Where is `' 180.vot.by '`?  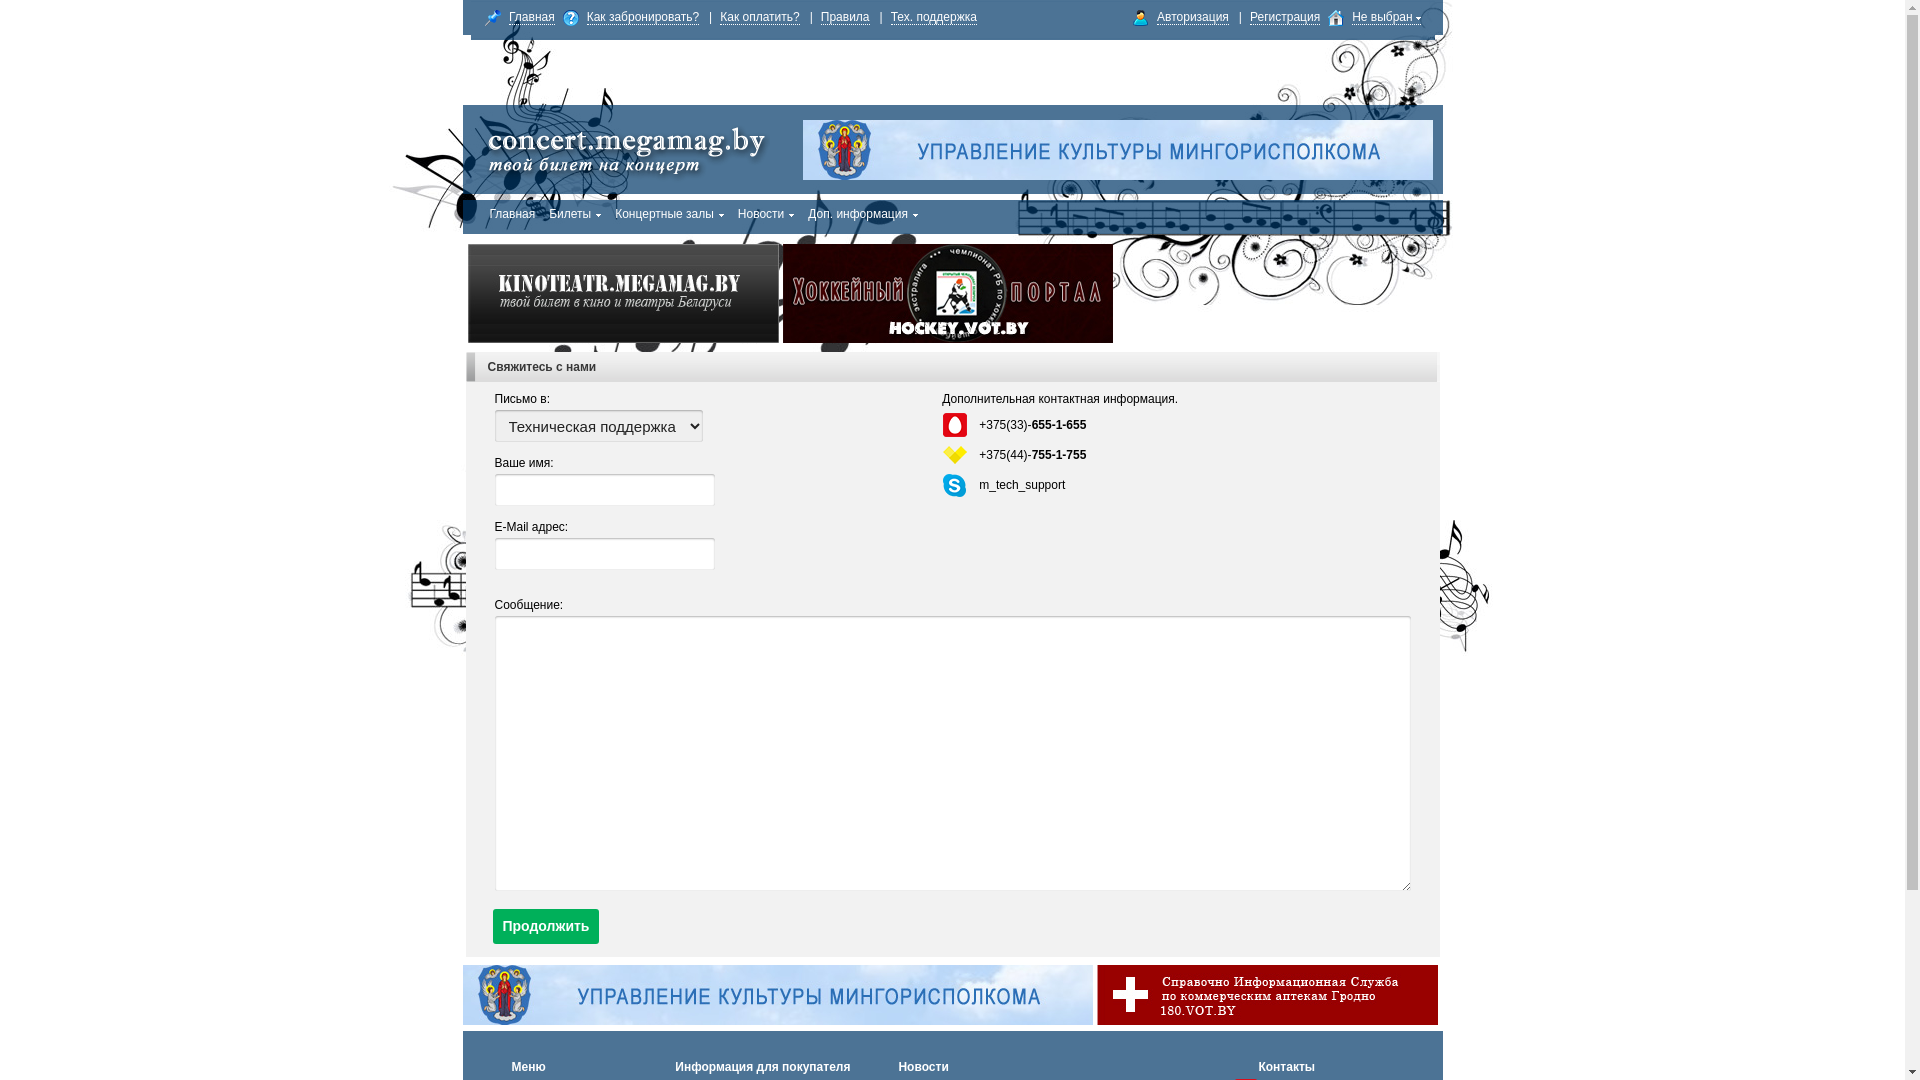
' 180.vot.by ' is located at coordinates (1094, 995).